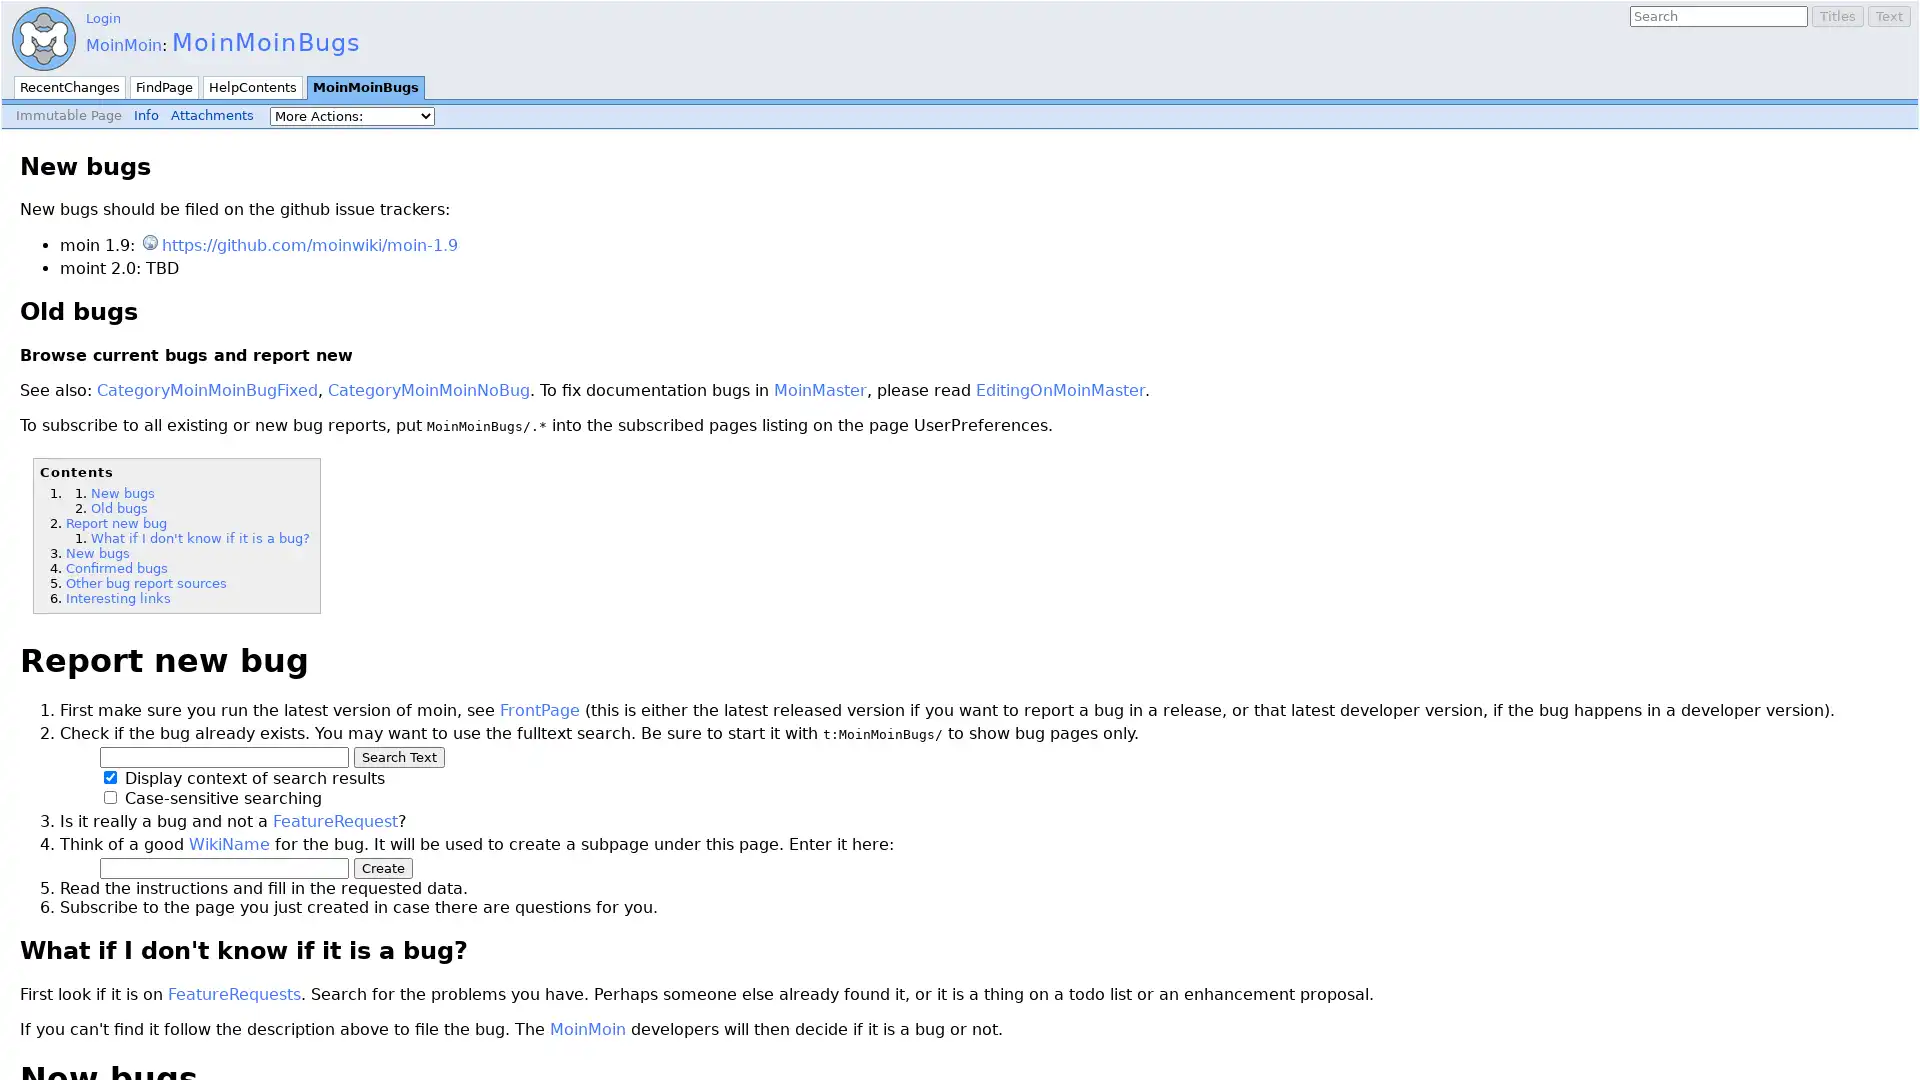 The image size is (1920, 1080). What do you see at coordinates (399, 757) in the screenshot?
I see `Search Text` at bounding box center [399, 757].